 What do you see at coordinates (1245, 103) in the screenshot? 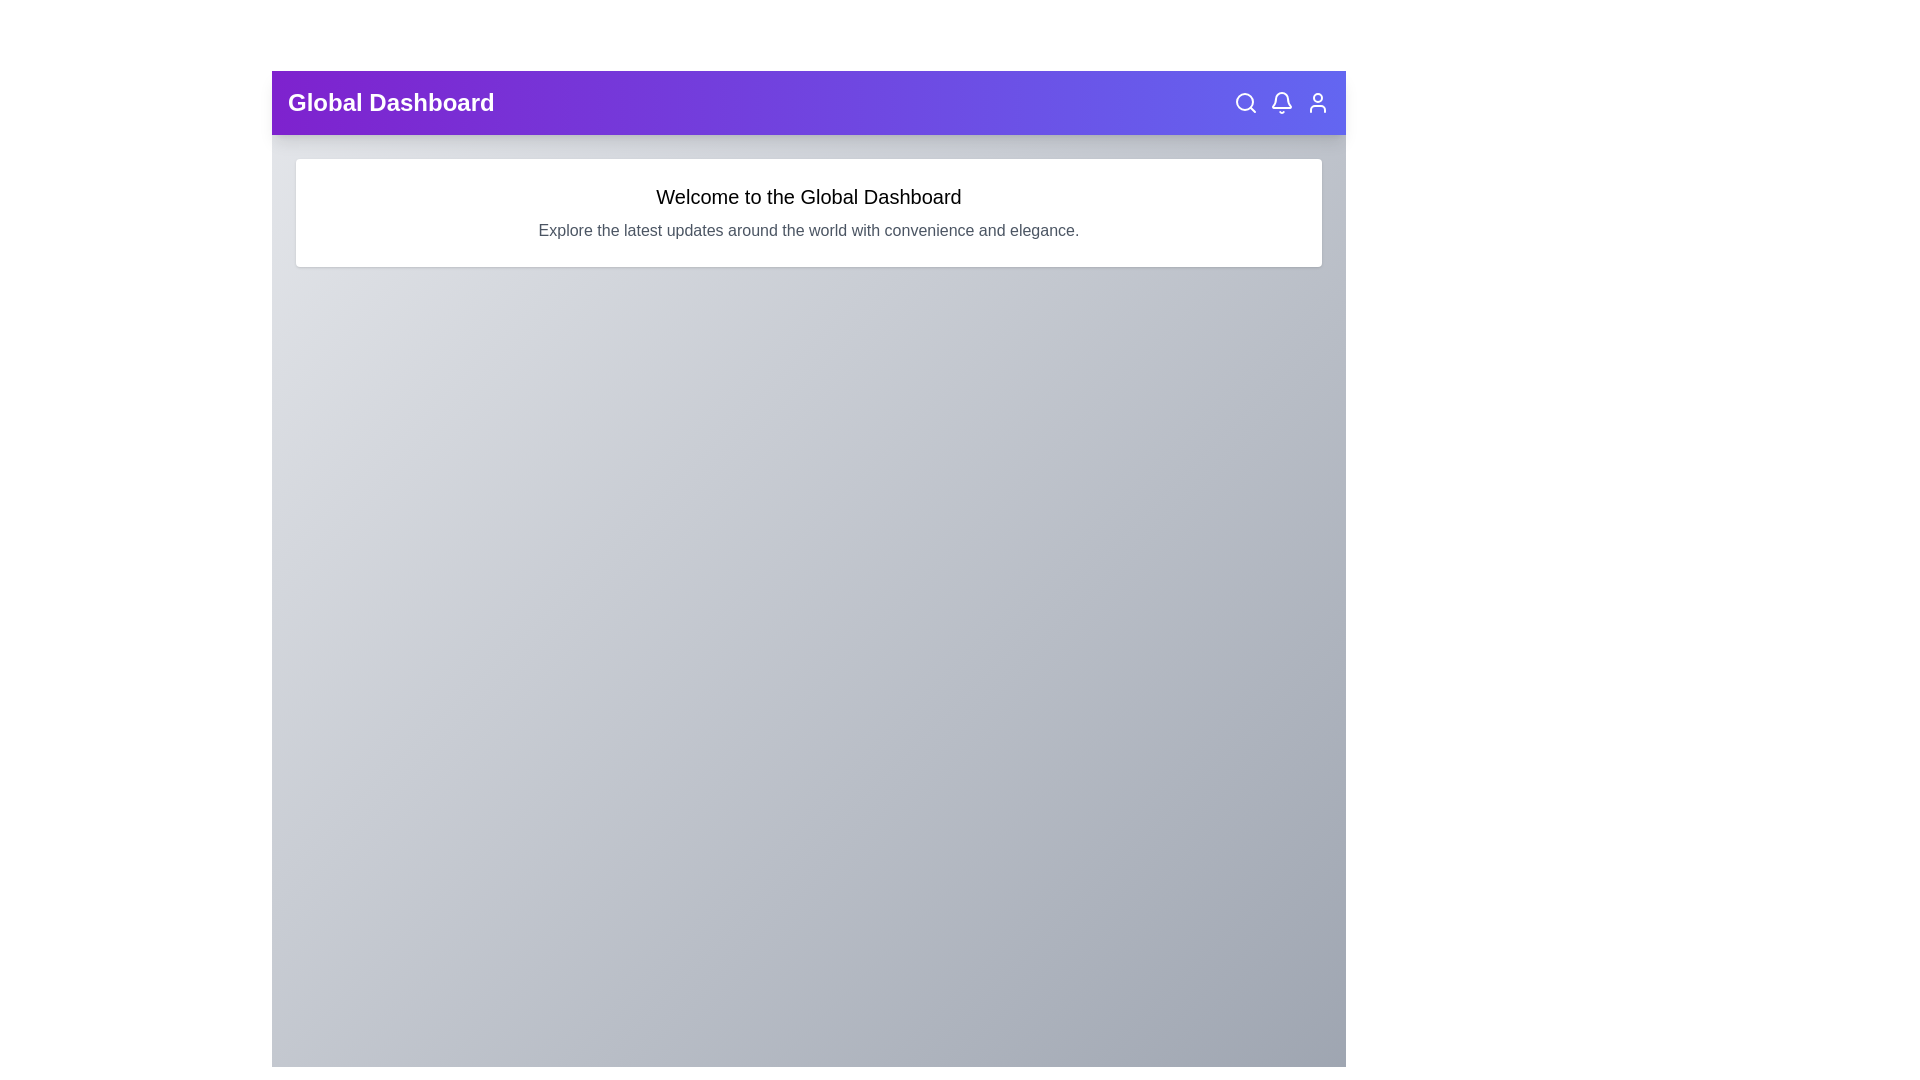
I see `the search icon in the top right corner of the EnhancedAppBar` at bounding box center [1245, 103].